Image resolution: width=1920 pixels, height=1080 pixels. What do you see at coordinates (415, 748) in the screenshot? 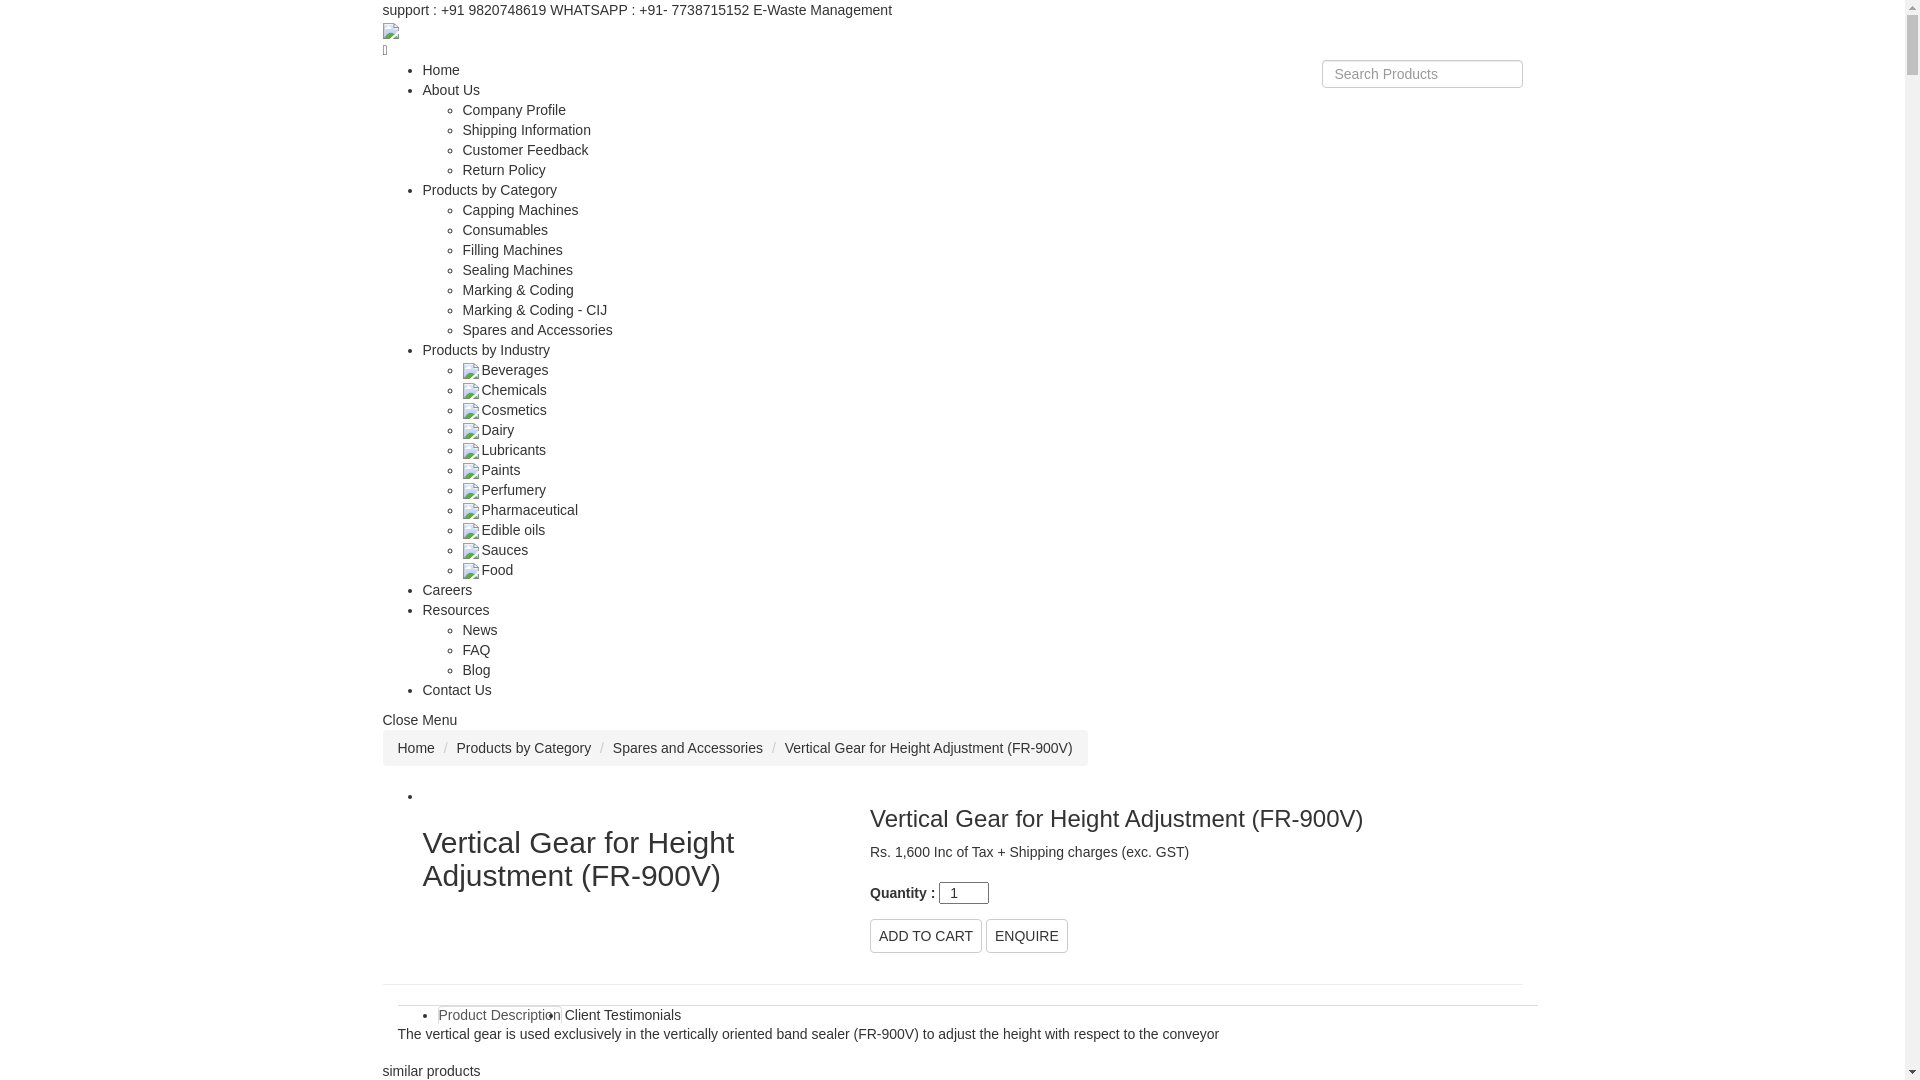
I see `'Home'` at bounding box center [415, 748].